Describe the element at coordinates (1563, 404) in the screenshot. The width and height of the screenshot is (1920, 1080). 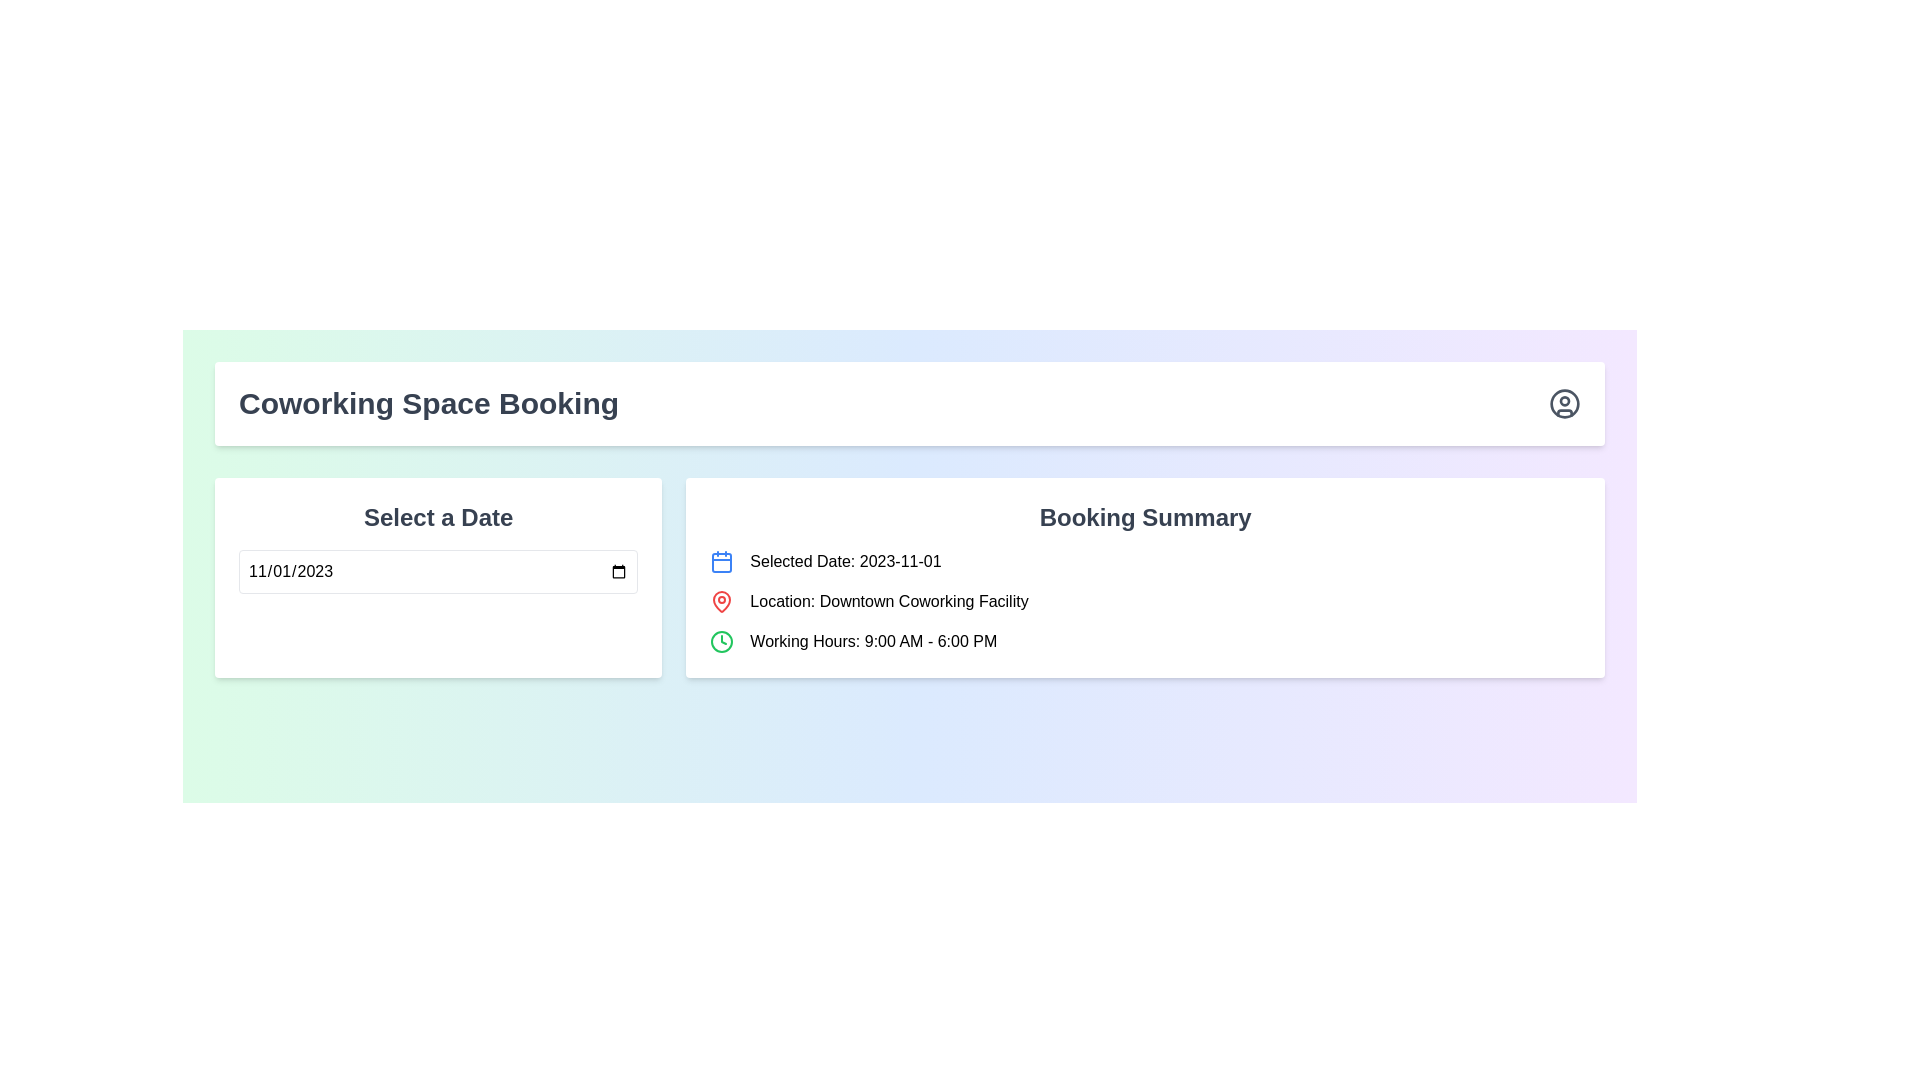
I see `the circle element of the user profile icon located in the top-right corner of the layout` at that location.